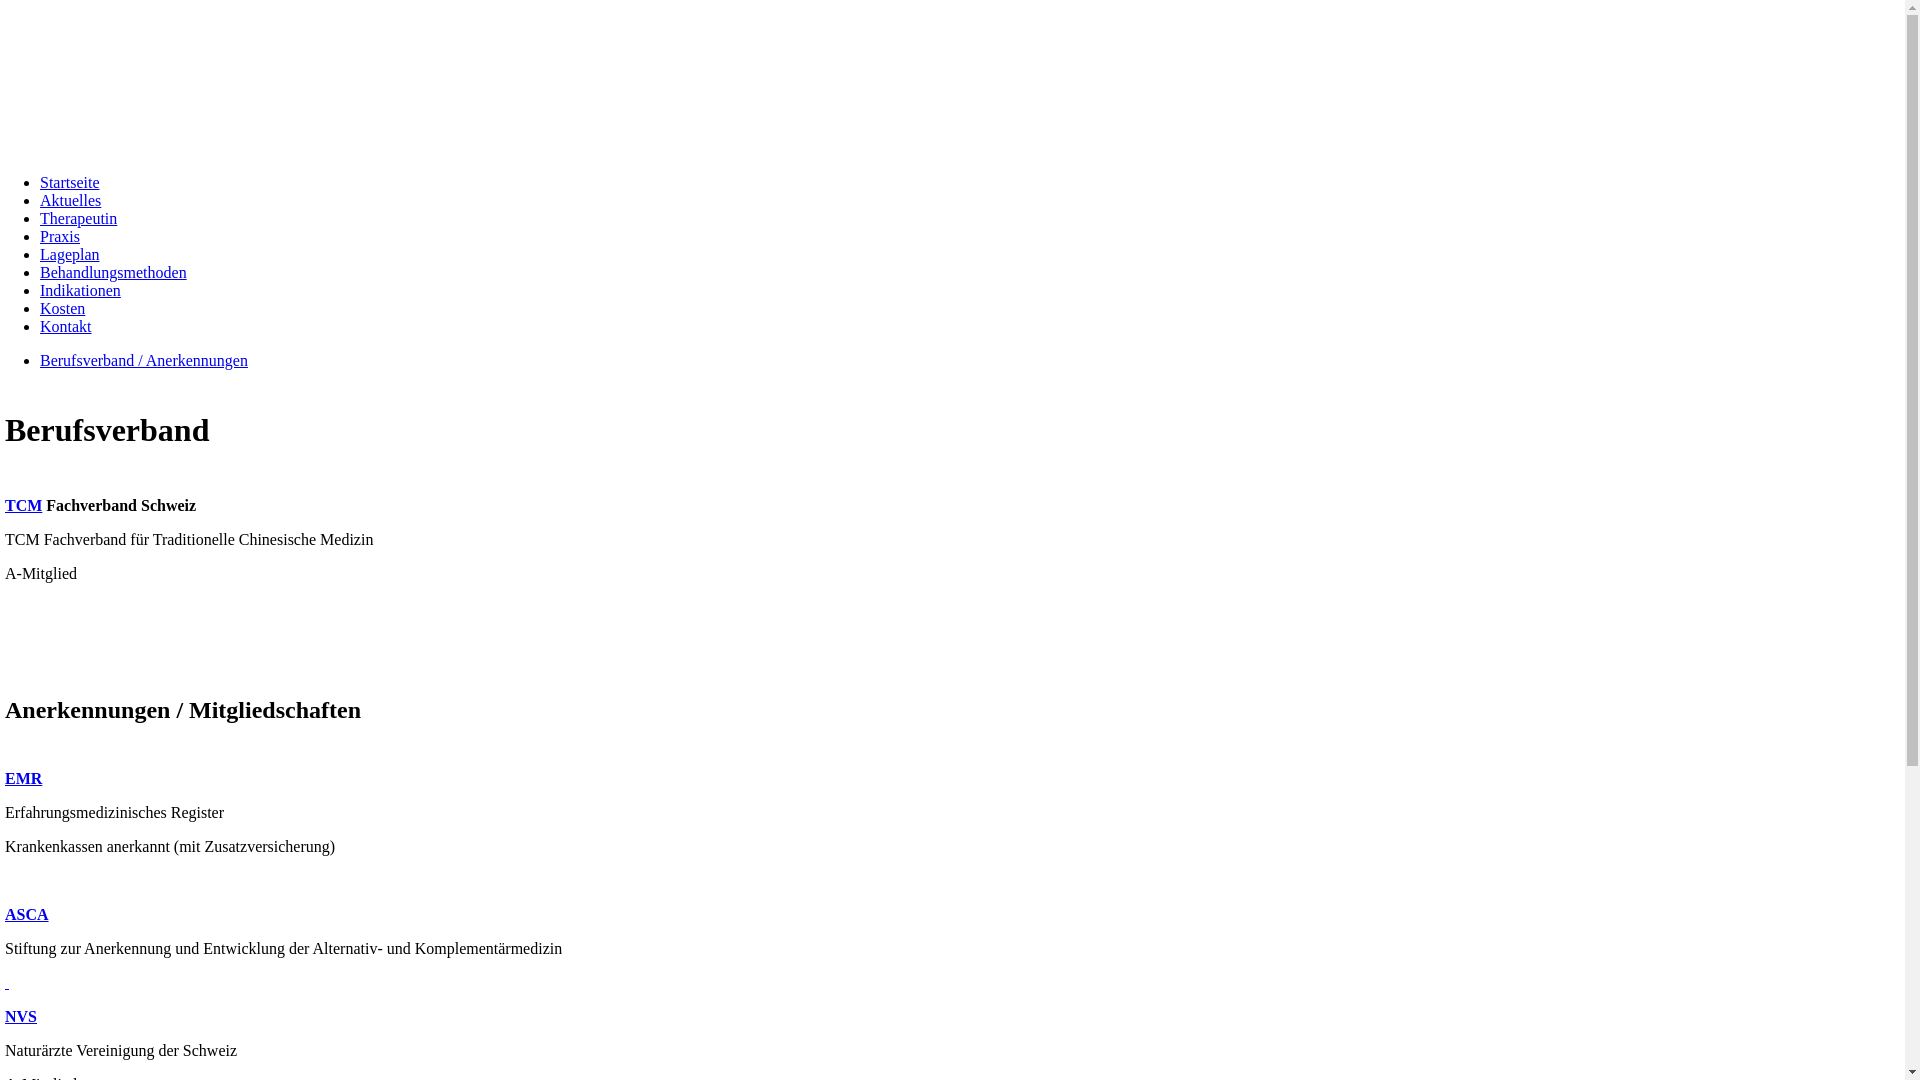 The width and height of the screenshot is (1920, 1080). Describe the element at coordinates (70, 182) in the screenshot. I see `'Startseite'` at that location.